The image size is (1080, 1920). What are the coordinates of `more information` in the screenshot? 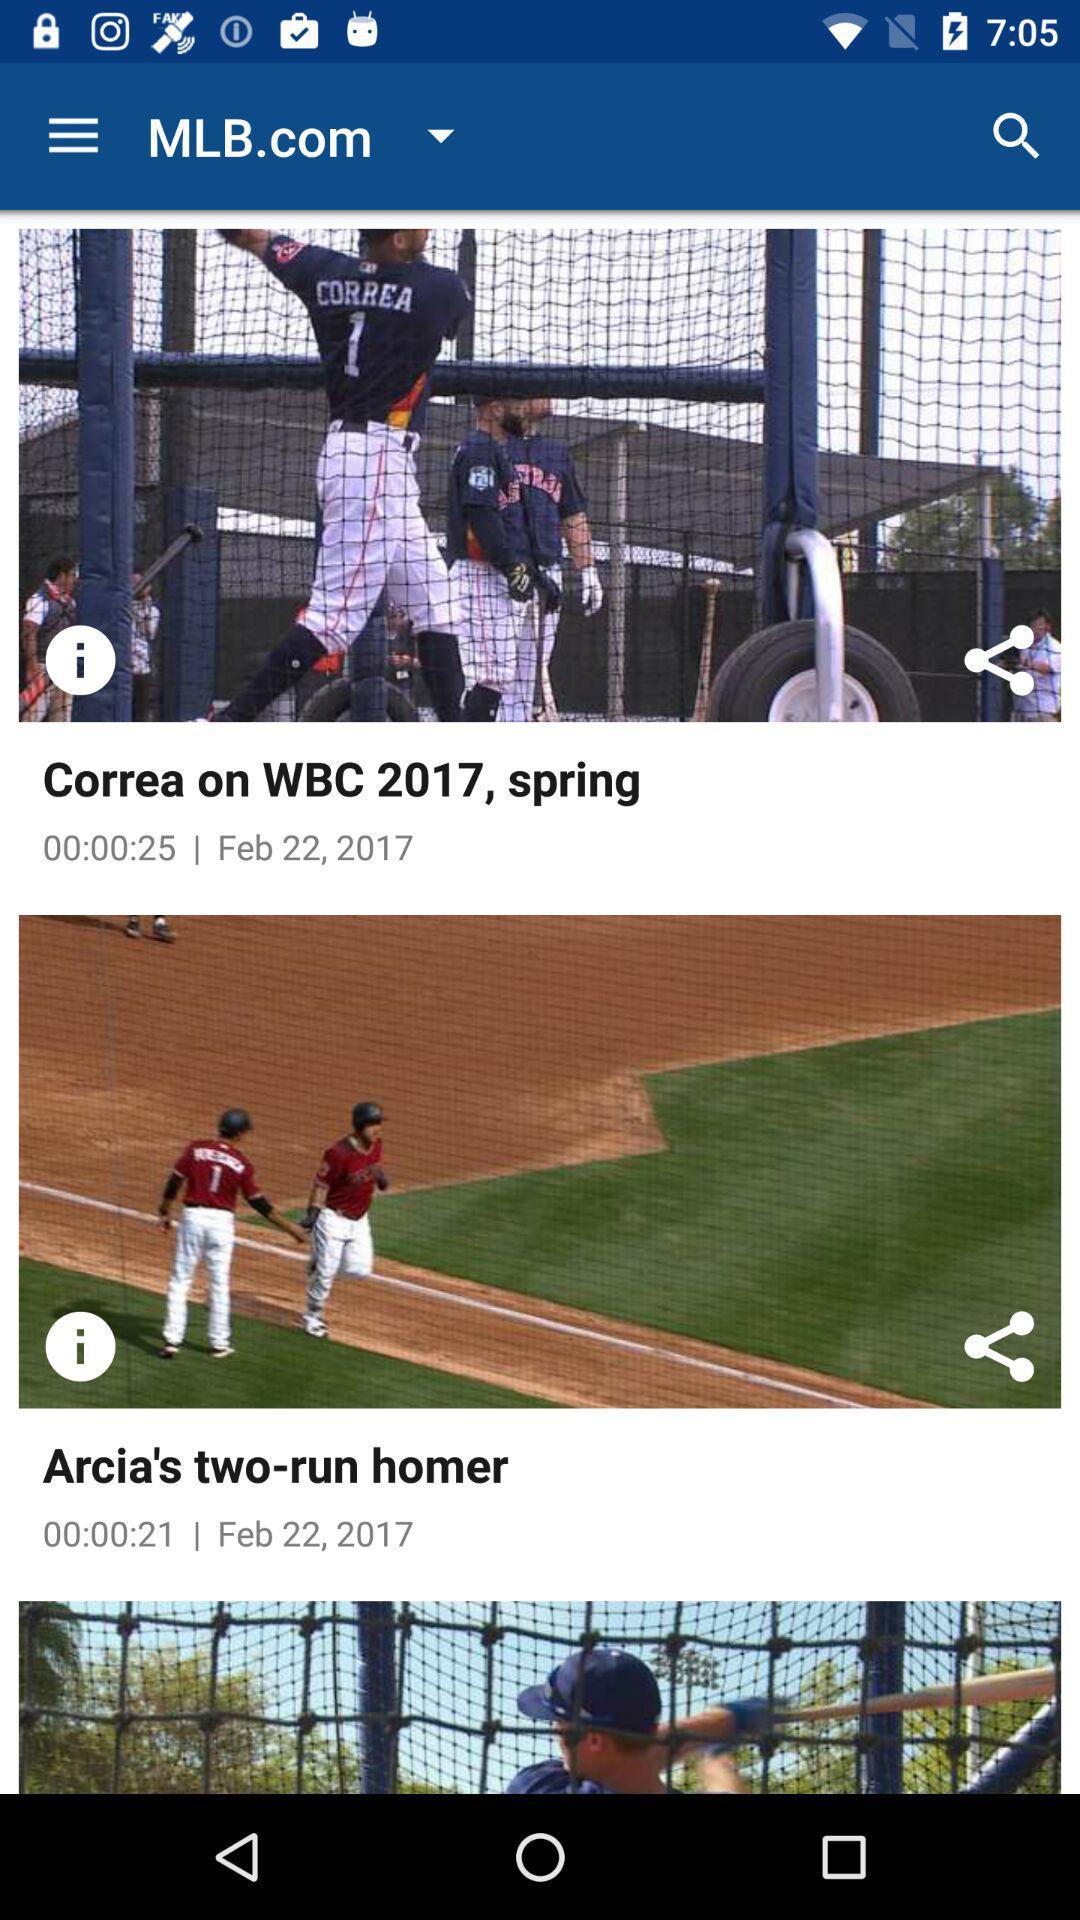 It's located at (79, 1346).